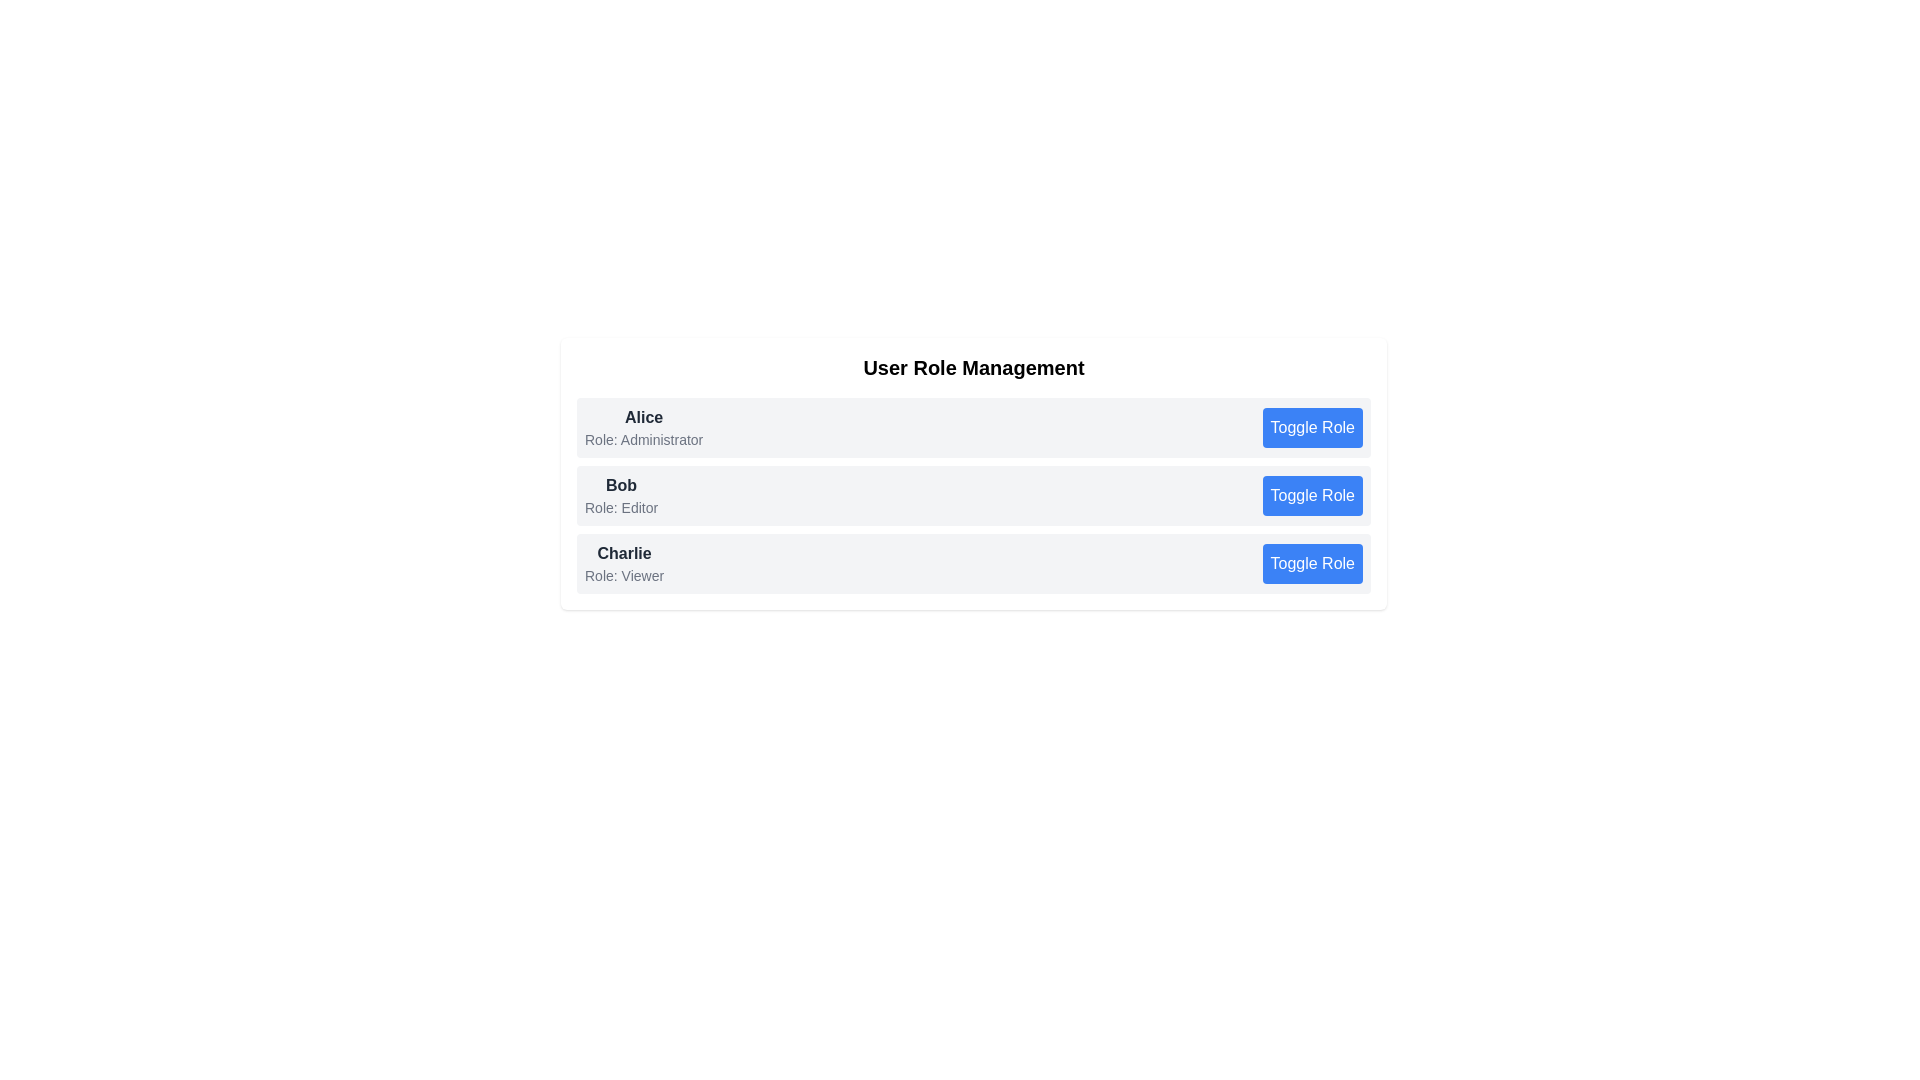 Image resolution: width=1920 pixels, height=1080 pixels. Describe the element at coordinates (1312, 495) in the screenshot. I see `the button that toggles the role of user 'Bob', currently displayed as 'Editor', using the keyboard for focus` at that location.